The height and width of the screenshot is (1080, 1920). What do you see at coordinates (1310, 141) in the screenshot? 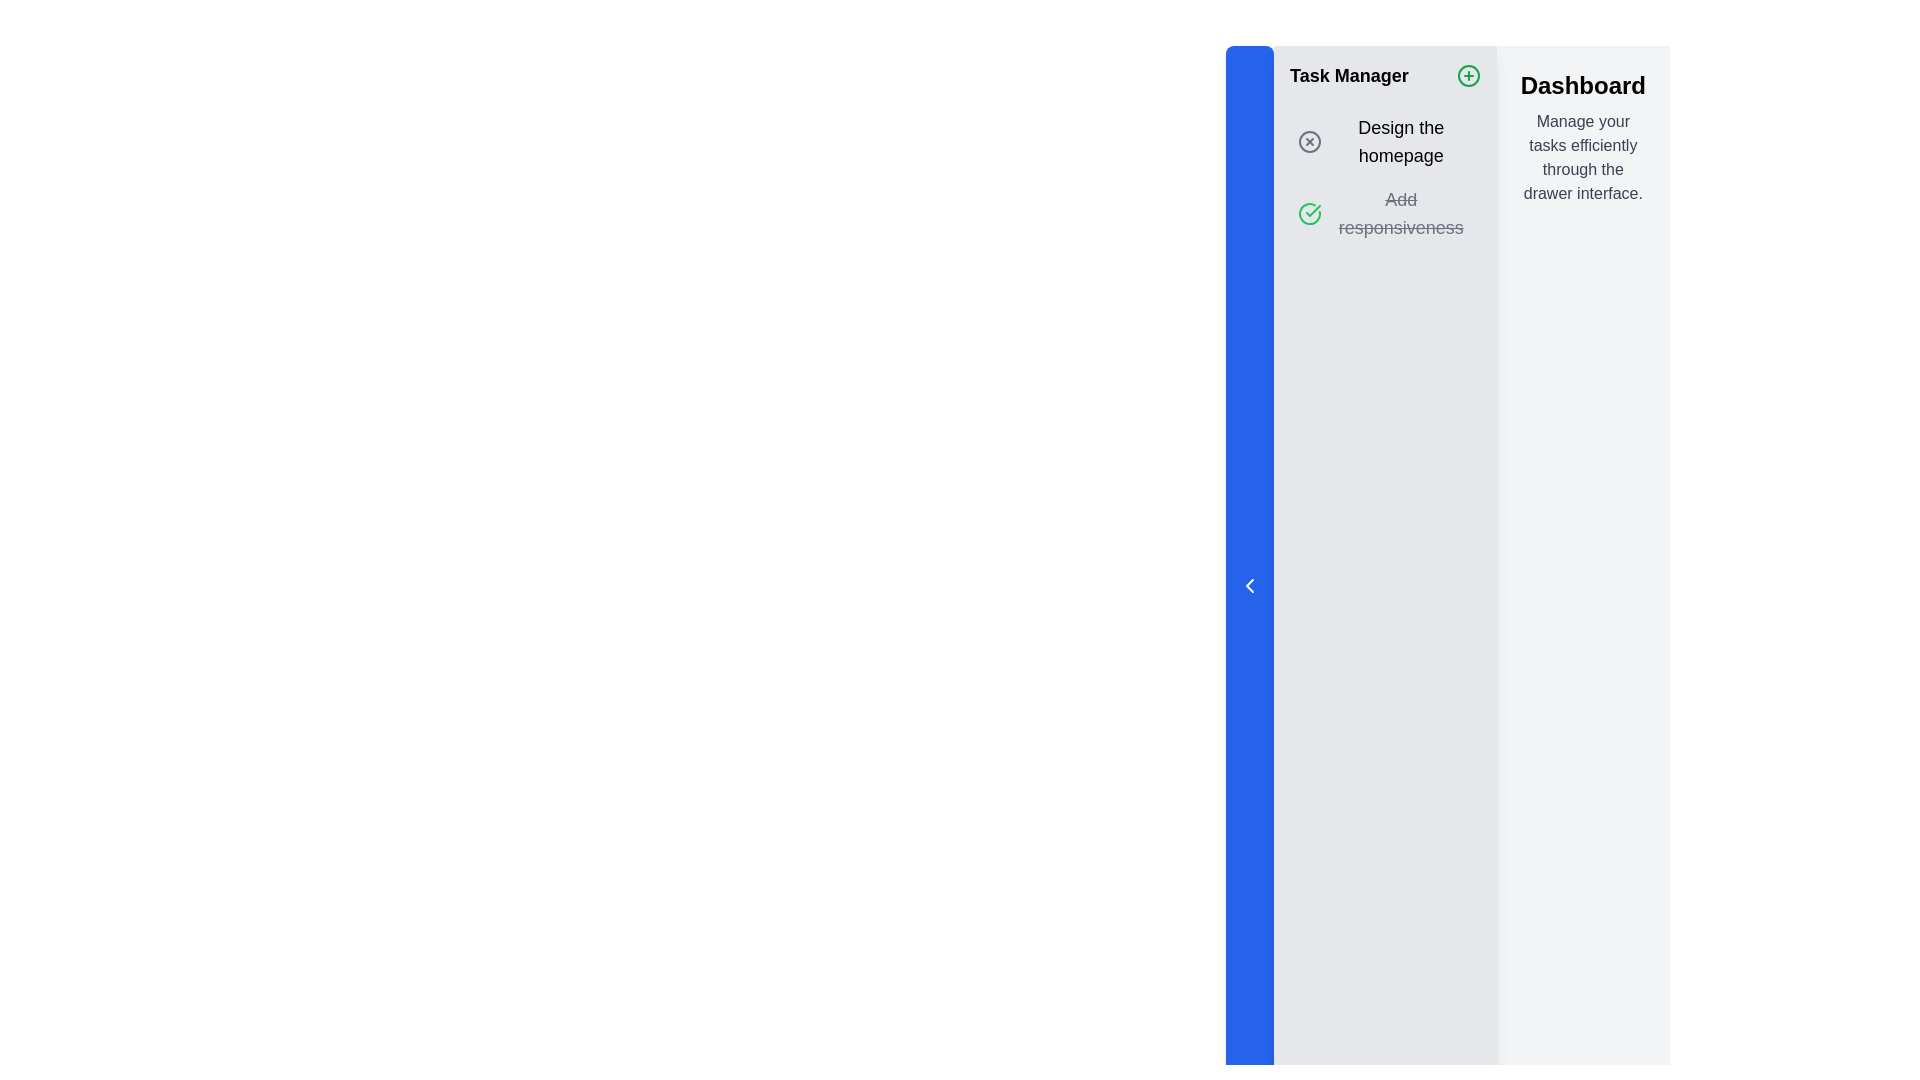
I see `the circular gray button with an 'X' shape that appears adjacent to the left of the 'Design the homepage' text in the Task Manager section` at bounding box center [1310, 141].